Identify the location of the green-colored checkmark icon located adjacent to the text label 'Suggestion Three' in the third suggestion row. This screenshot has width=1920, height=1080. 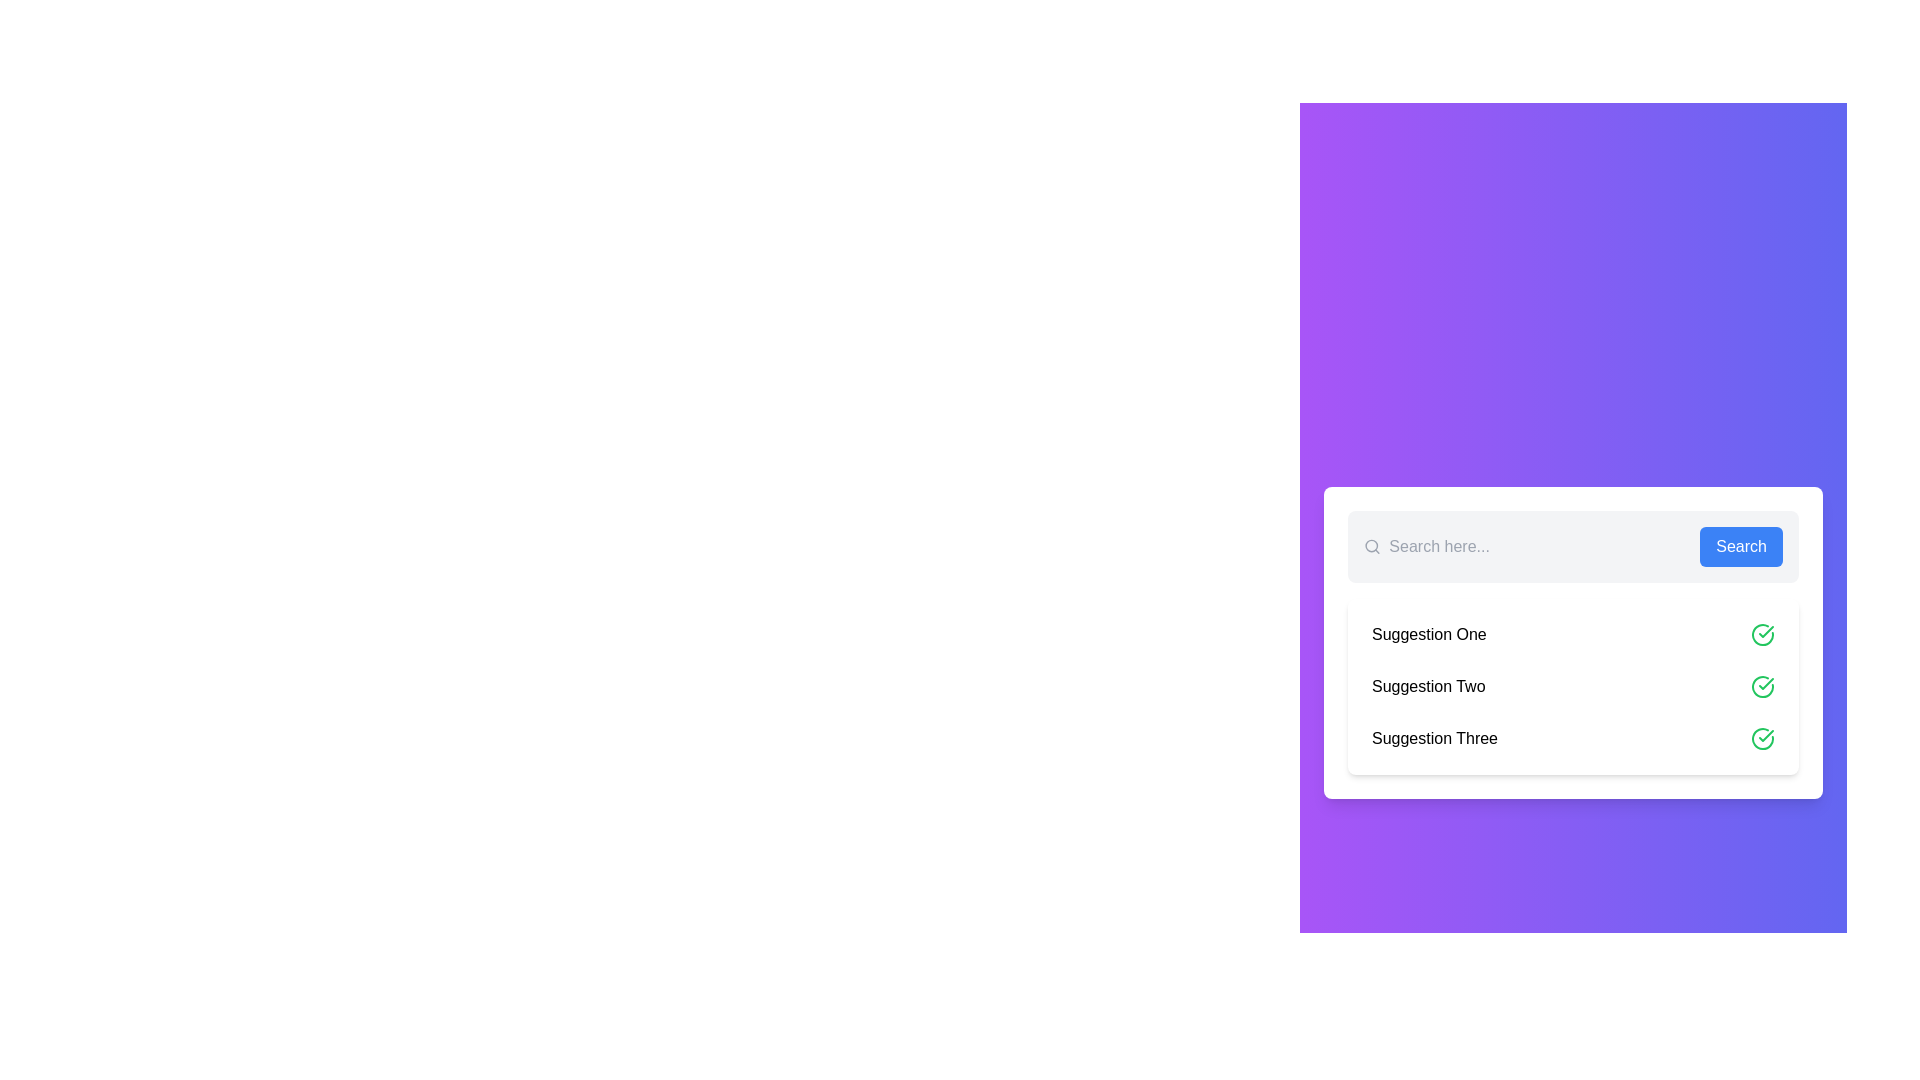
(1766, 682).